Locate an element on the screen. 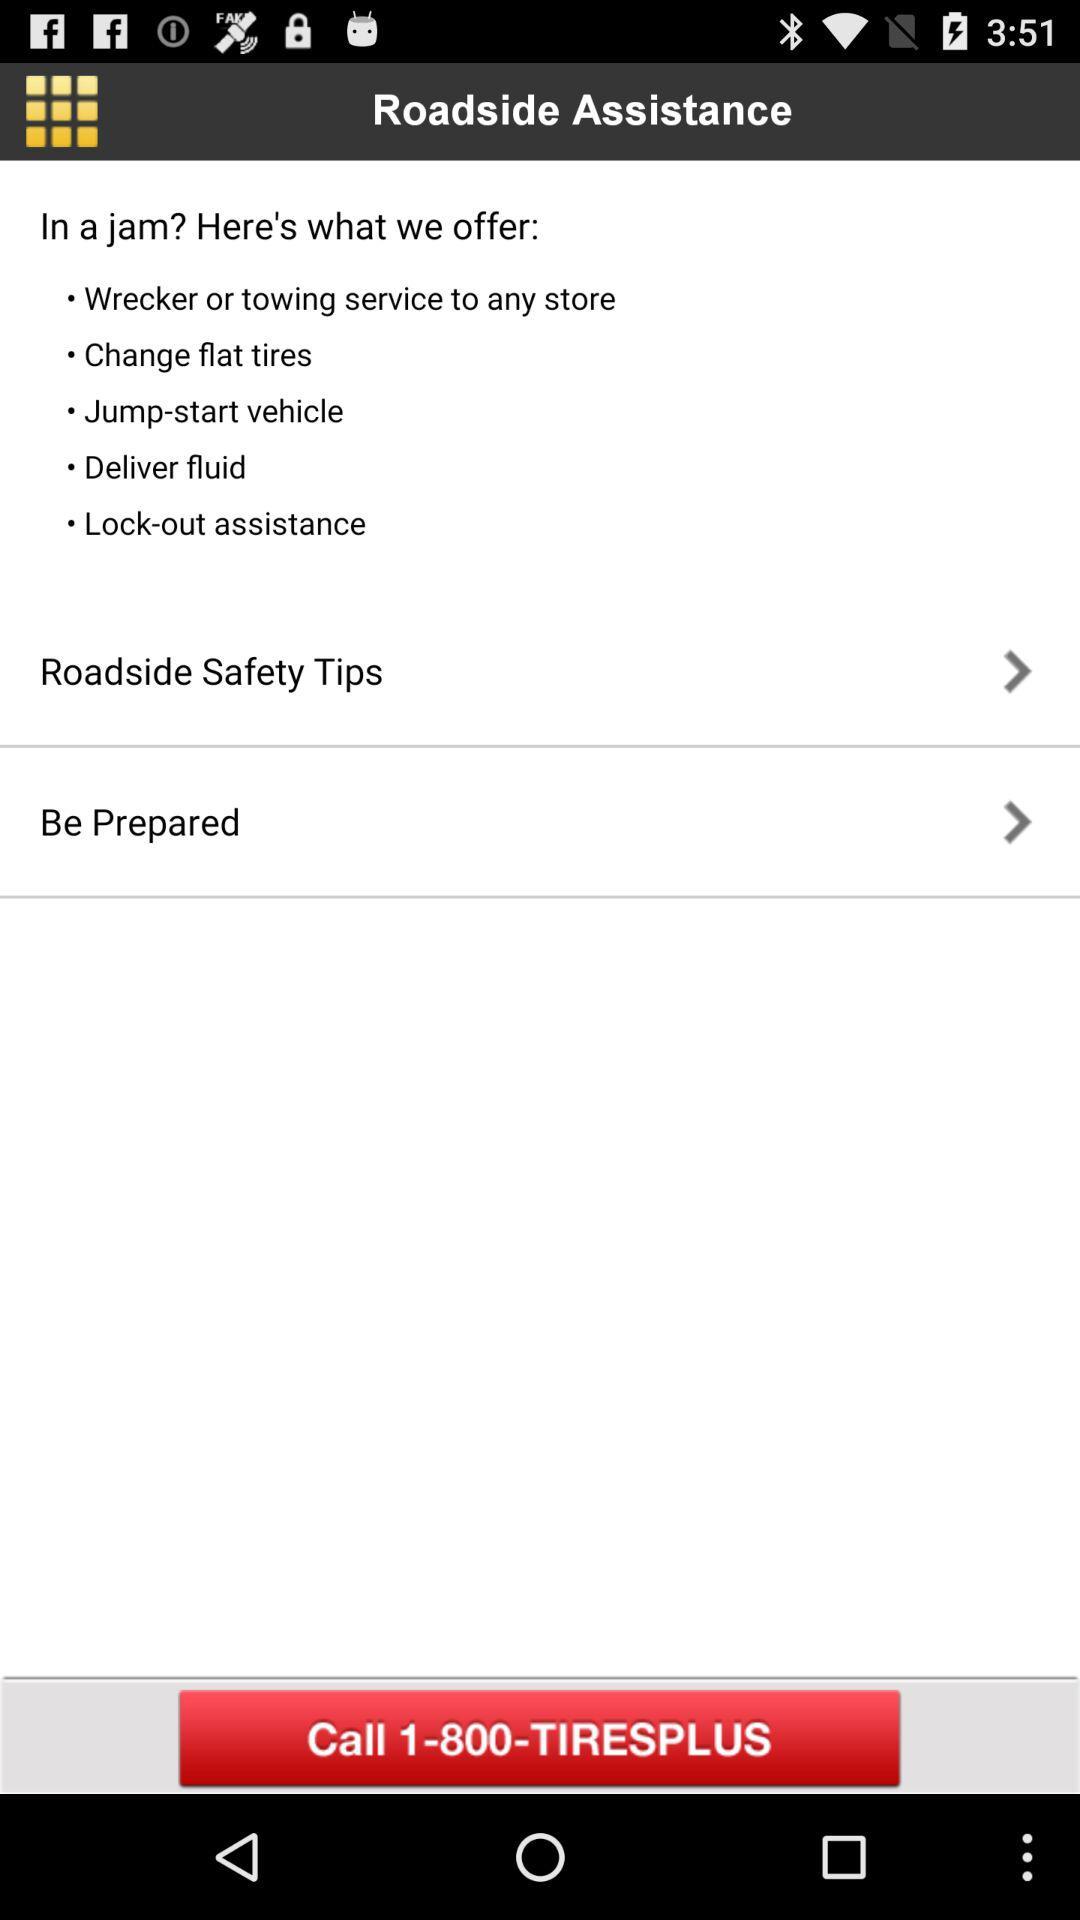 This screenshot has height=1920, width=1080. the dashboard icon is located at coordinates (60, 118).